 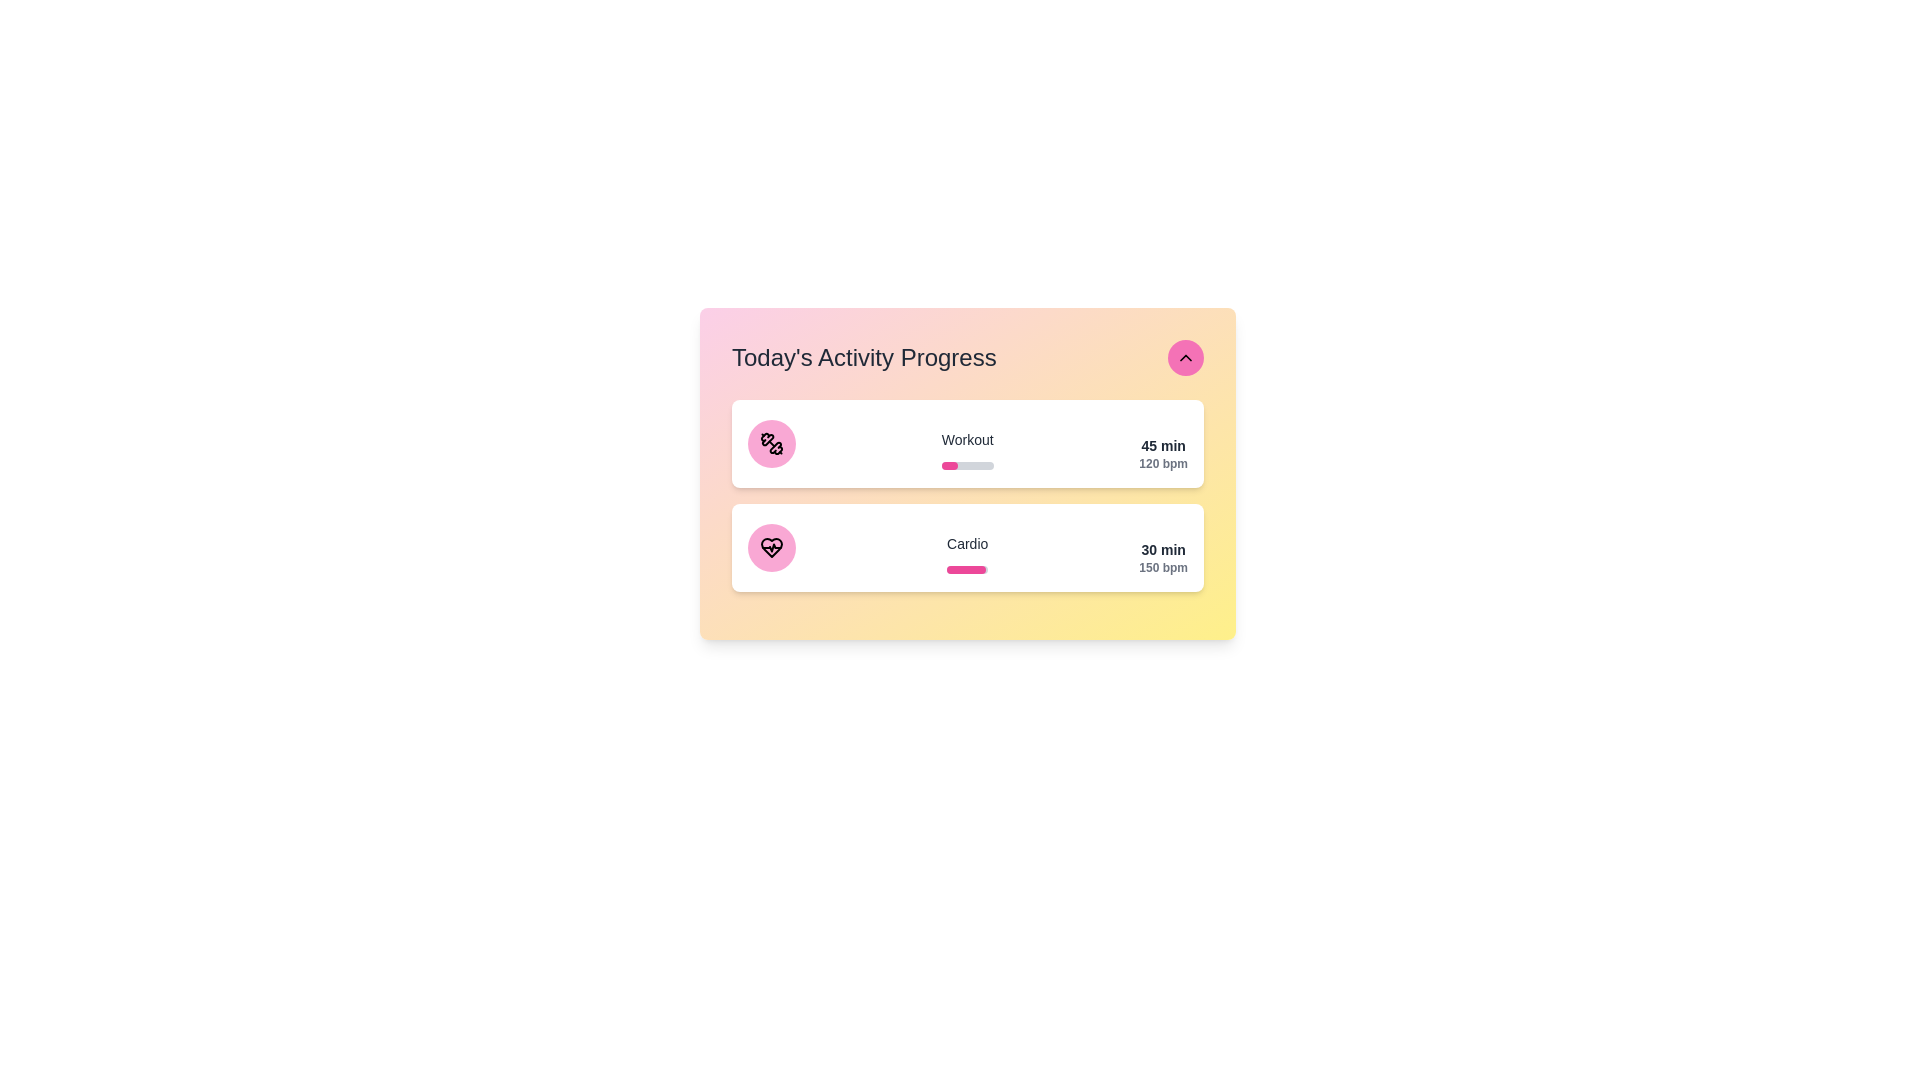 What do you see at coordinates (1185, 357) in the screenshot?
I see `the icon located at the top-right corner of the activity progress card` at bounding box center [1185, 357].